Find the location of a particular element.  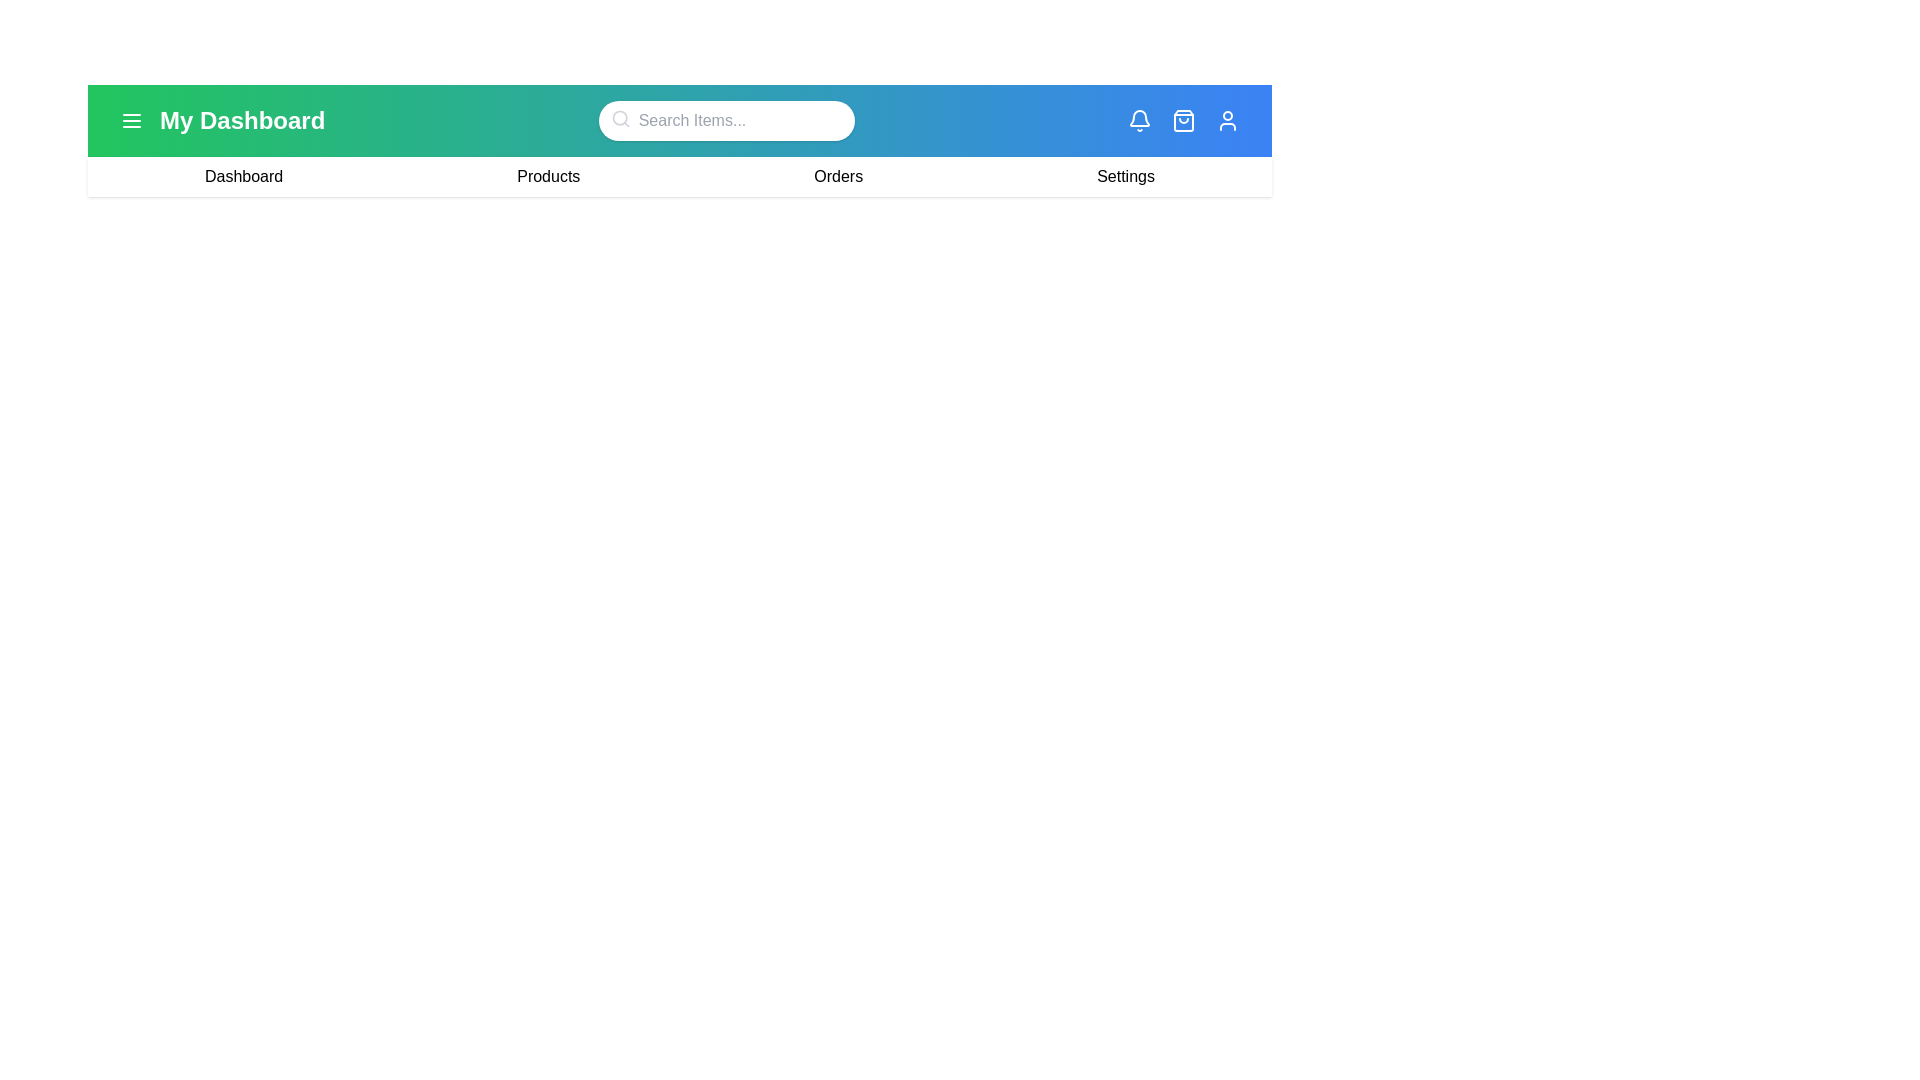

the 'Orders' link in the navigation menu is located at coordinates (838, 176).